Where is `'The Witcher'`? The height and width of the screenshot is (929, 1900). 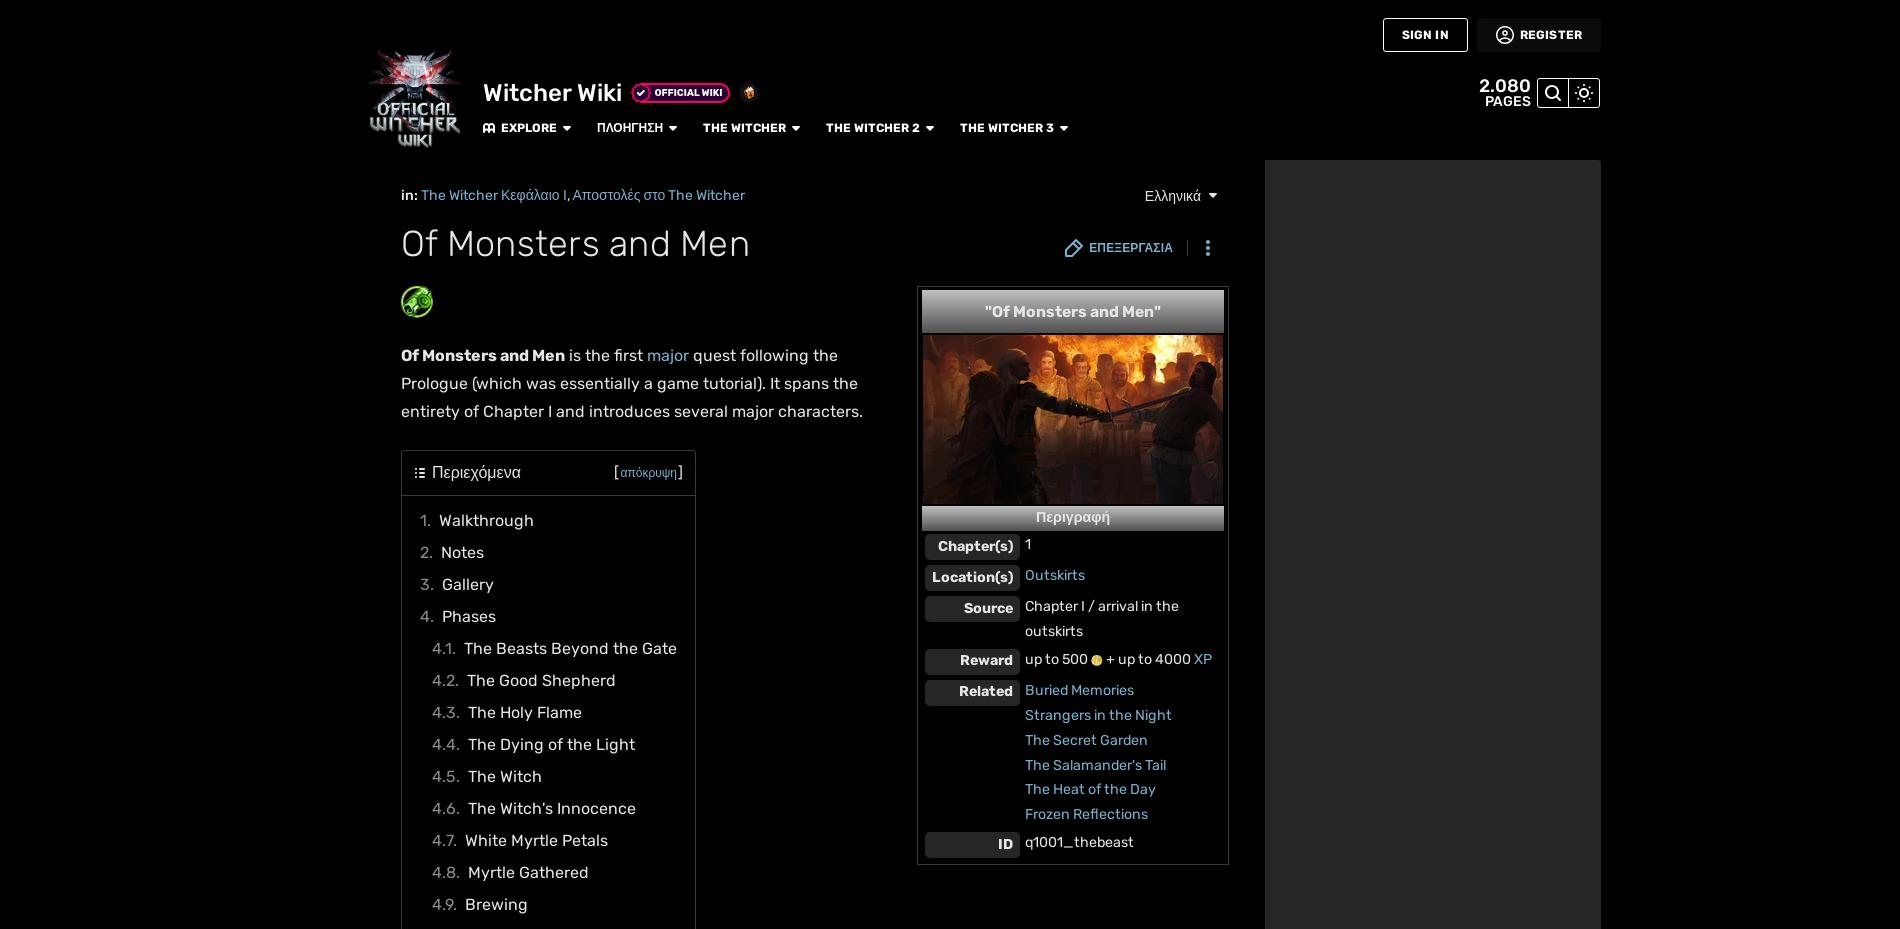
'The Witcher' is located at coordinates (501, 21).